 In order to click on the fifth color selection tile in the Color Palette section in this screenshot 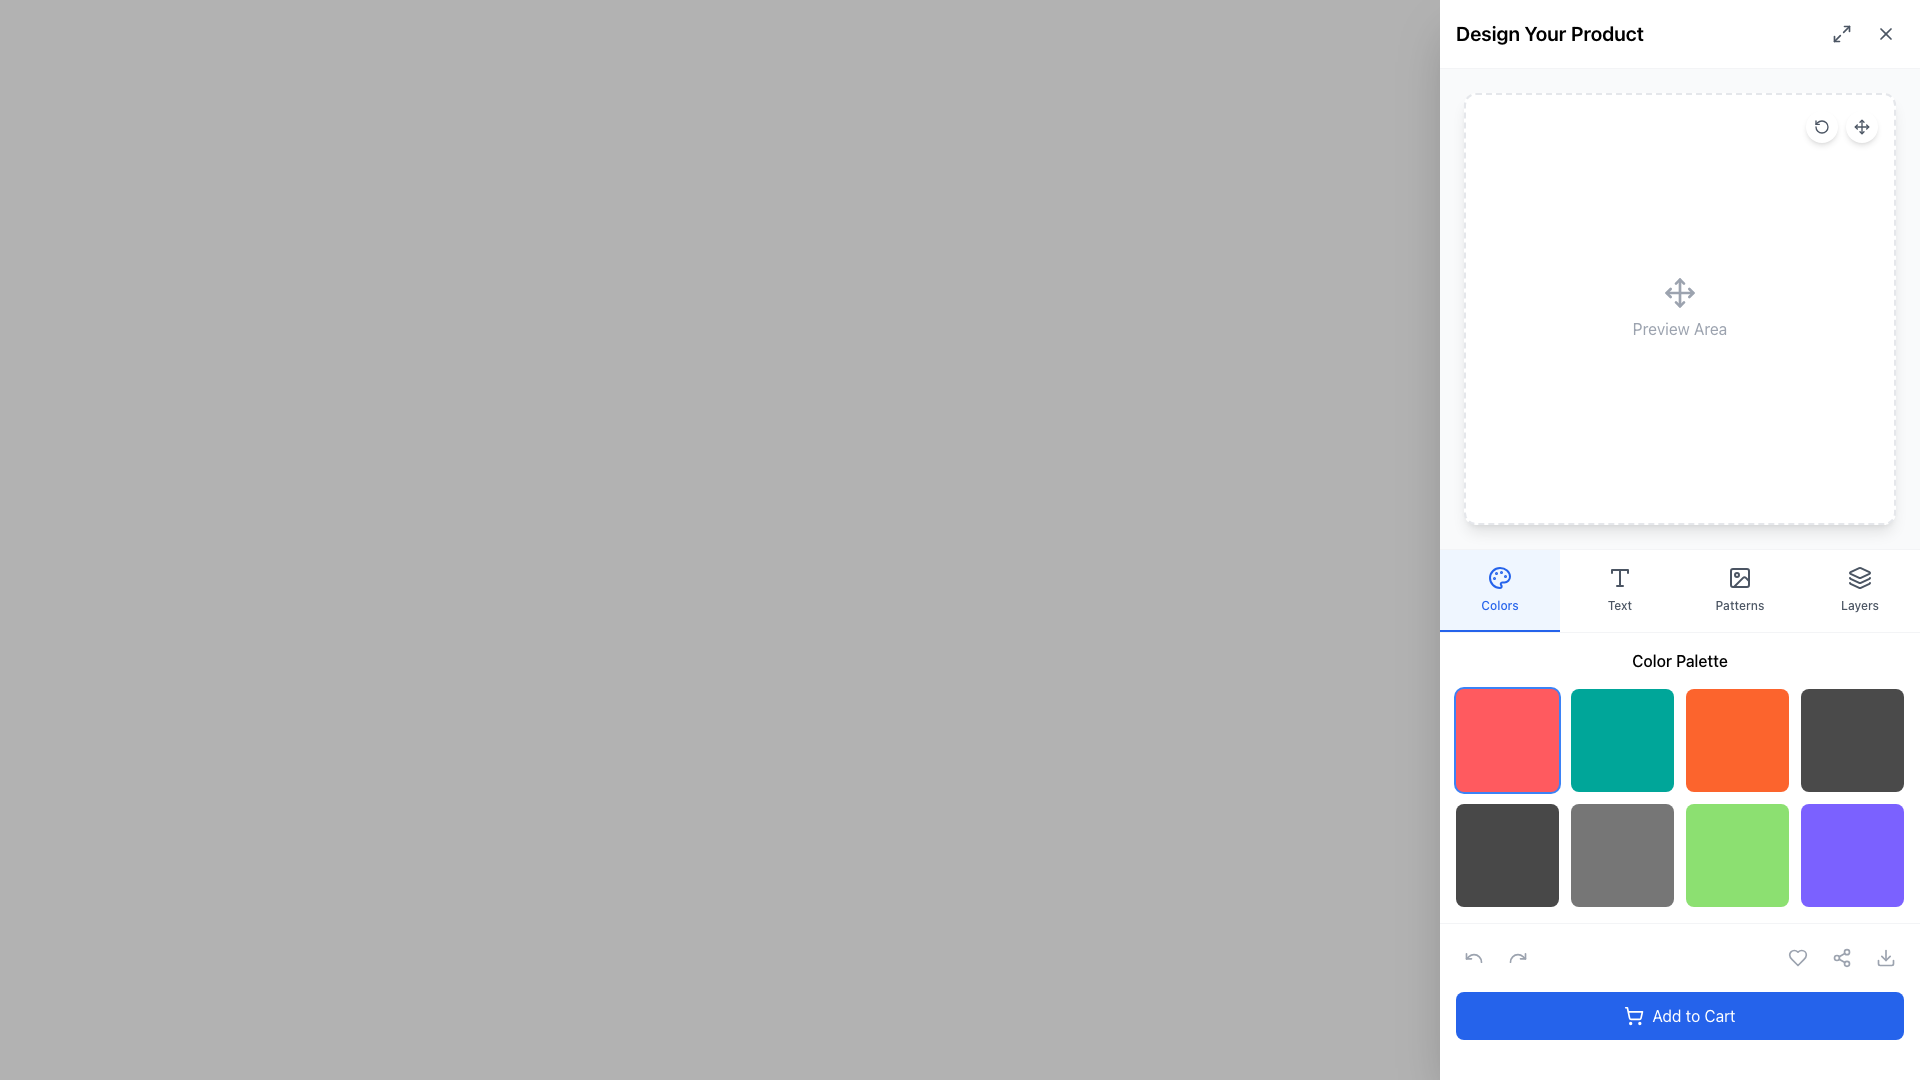, I will do `click(1507, 855)`.